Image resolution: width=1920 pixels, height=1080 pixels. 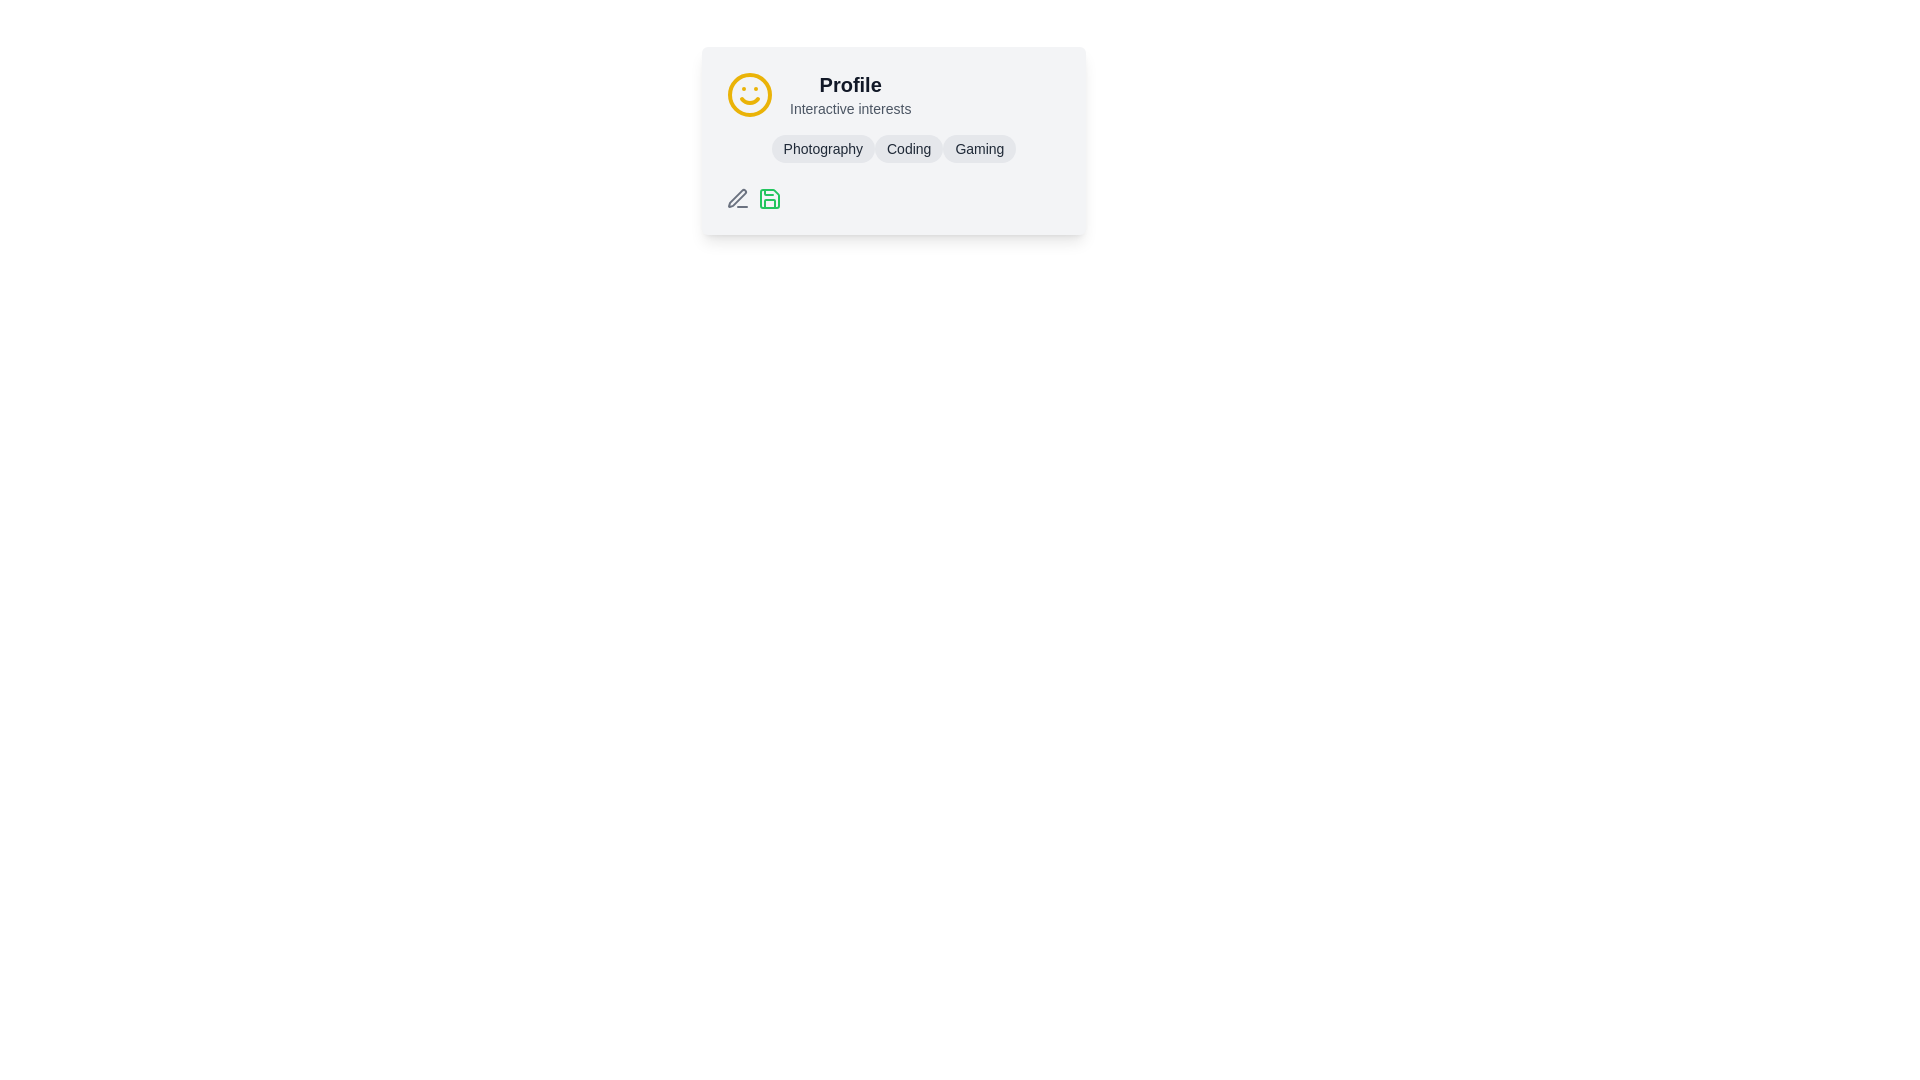 What do you see at coordinates (850, 95) in the screenshot?
I see `the text label that serves as a heading and subheading for the user profile card, located slightly to the right and centered at the top of the card, above the interests labels` at bounding box center [850, 95].